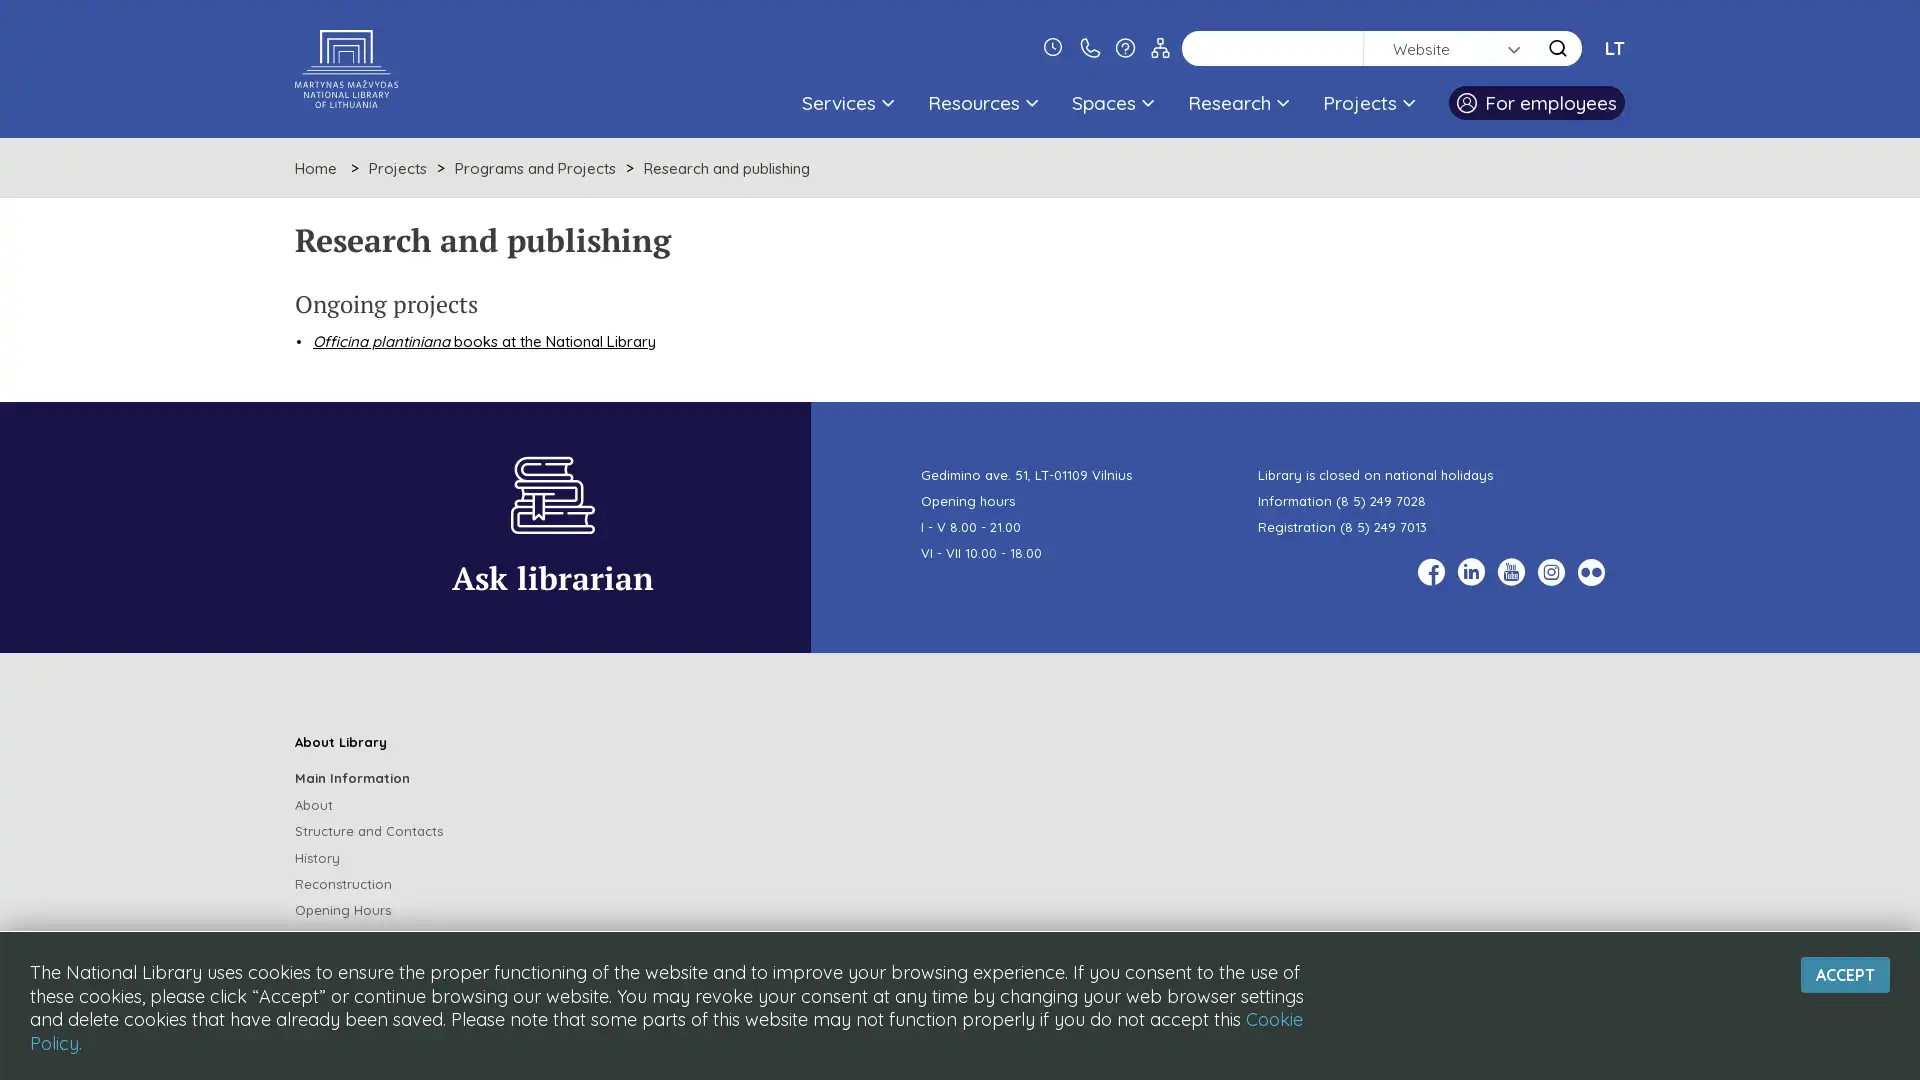 Image resolution: width=1920 pixels, height=1080 pixels. I want to click on Search, so click(1557, 47).